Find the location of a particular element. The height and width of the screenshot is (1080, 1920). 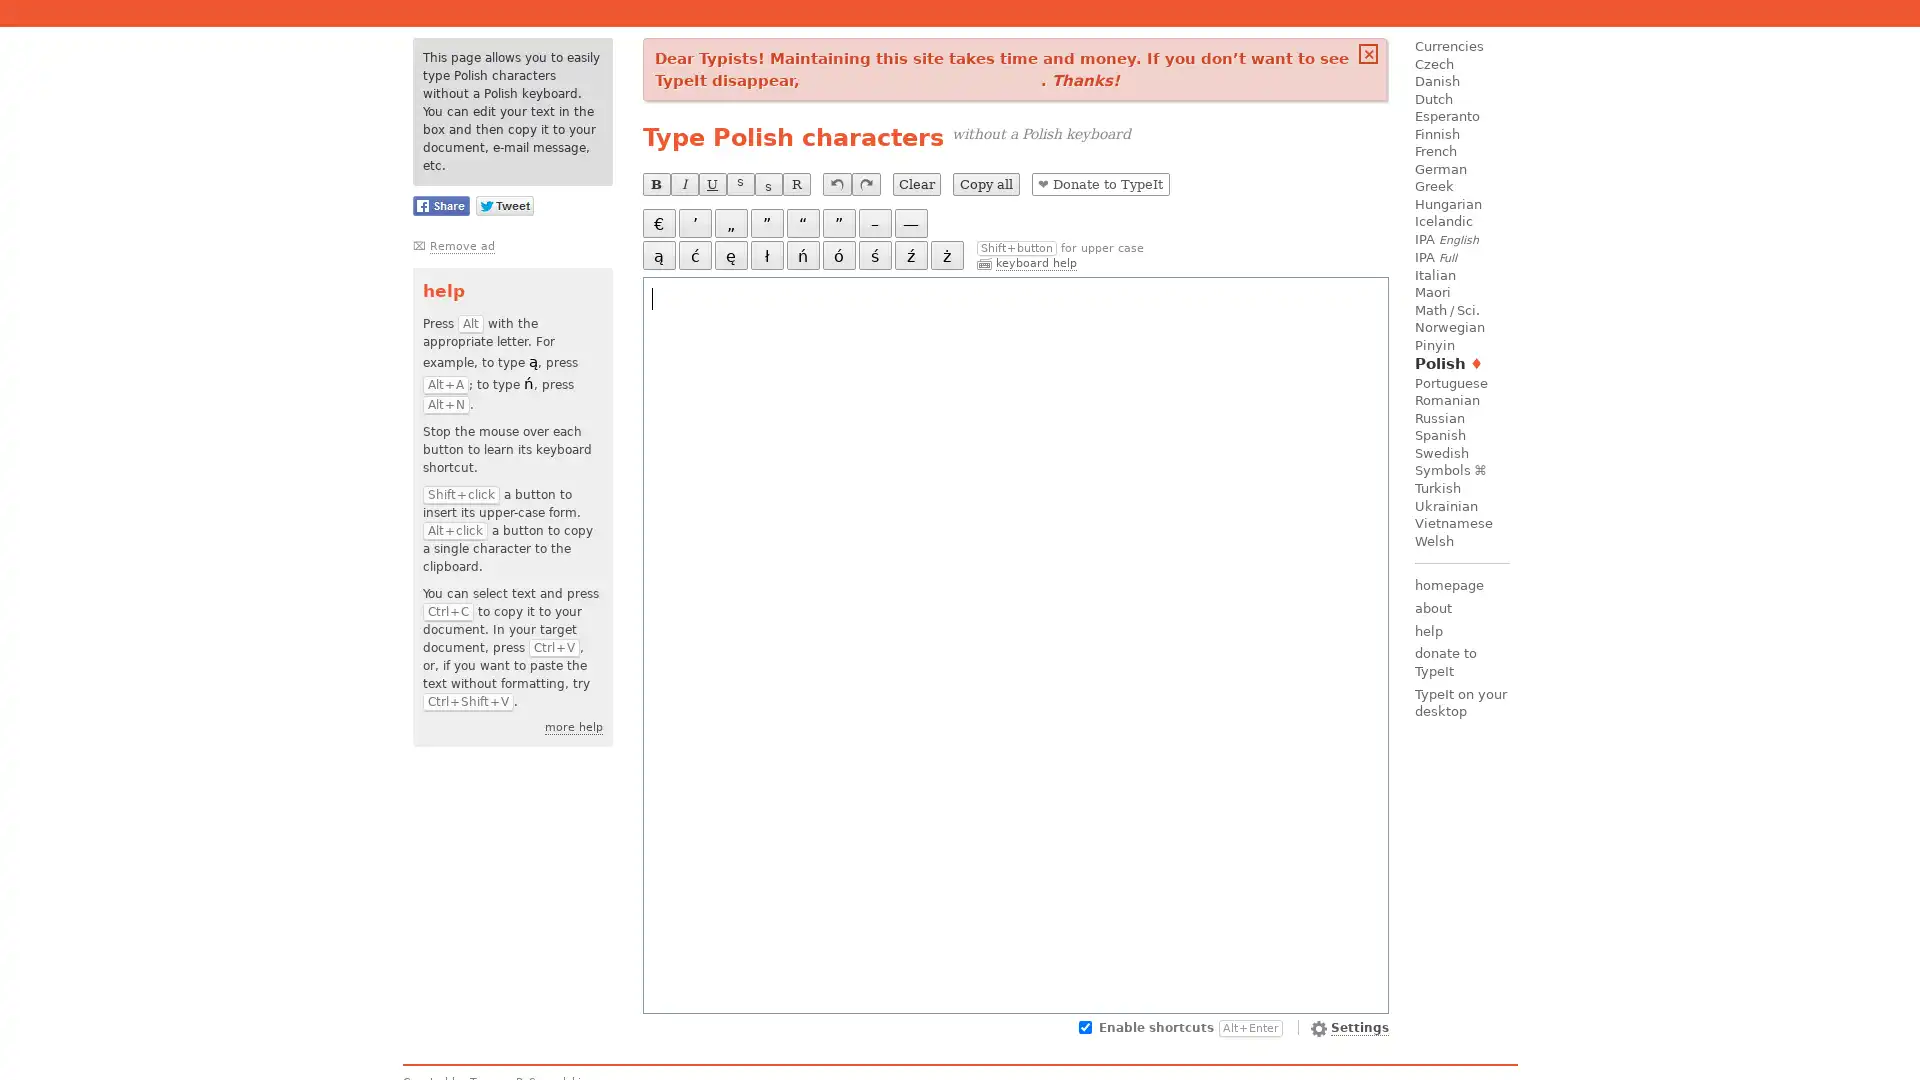

Clear is located at coordinates (915, 184).